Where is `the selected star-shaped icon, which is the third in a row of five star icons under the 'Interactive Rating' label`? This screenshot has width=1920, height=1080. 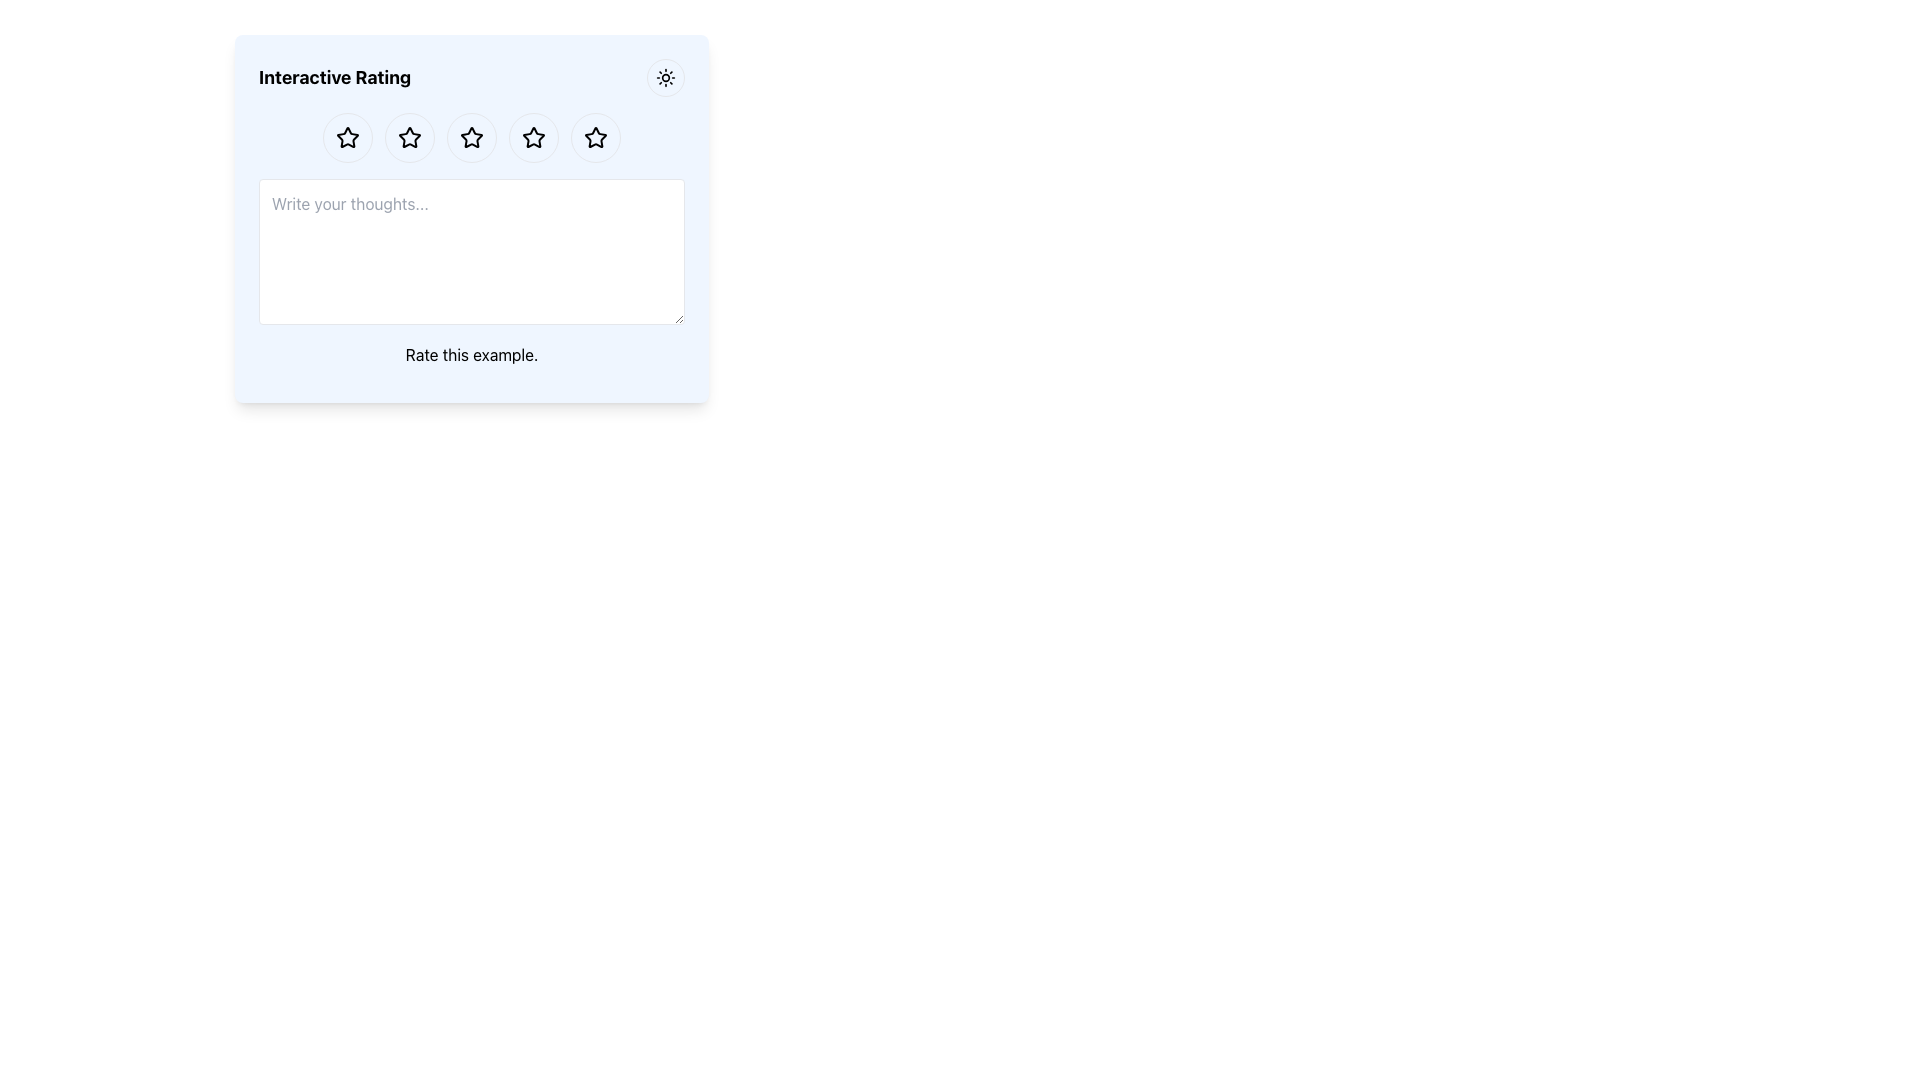
the selected star-shaped icon, which is the third in a row of five star icons under the 'Interactive Rating' label is located at coordinates (533, 136).